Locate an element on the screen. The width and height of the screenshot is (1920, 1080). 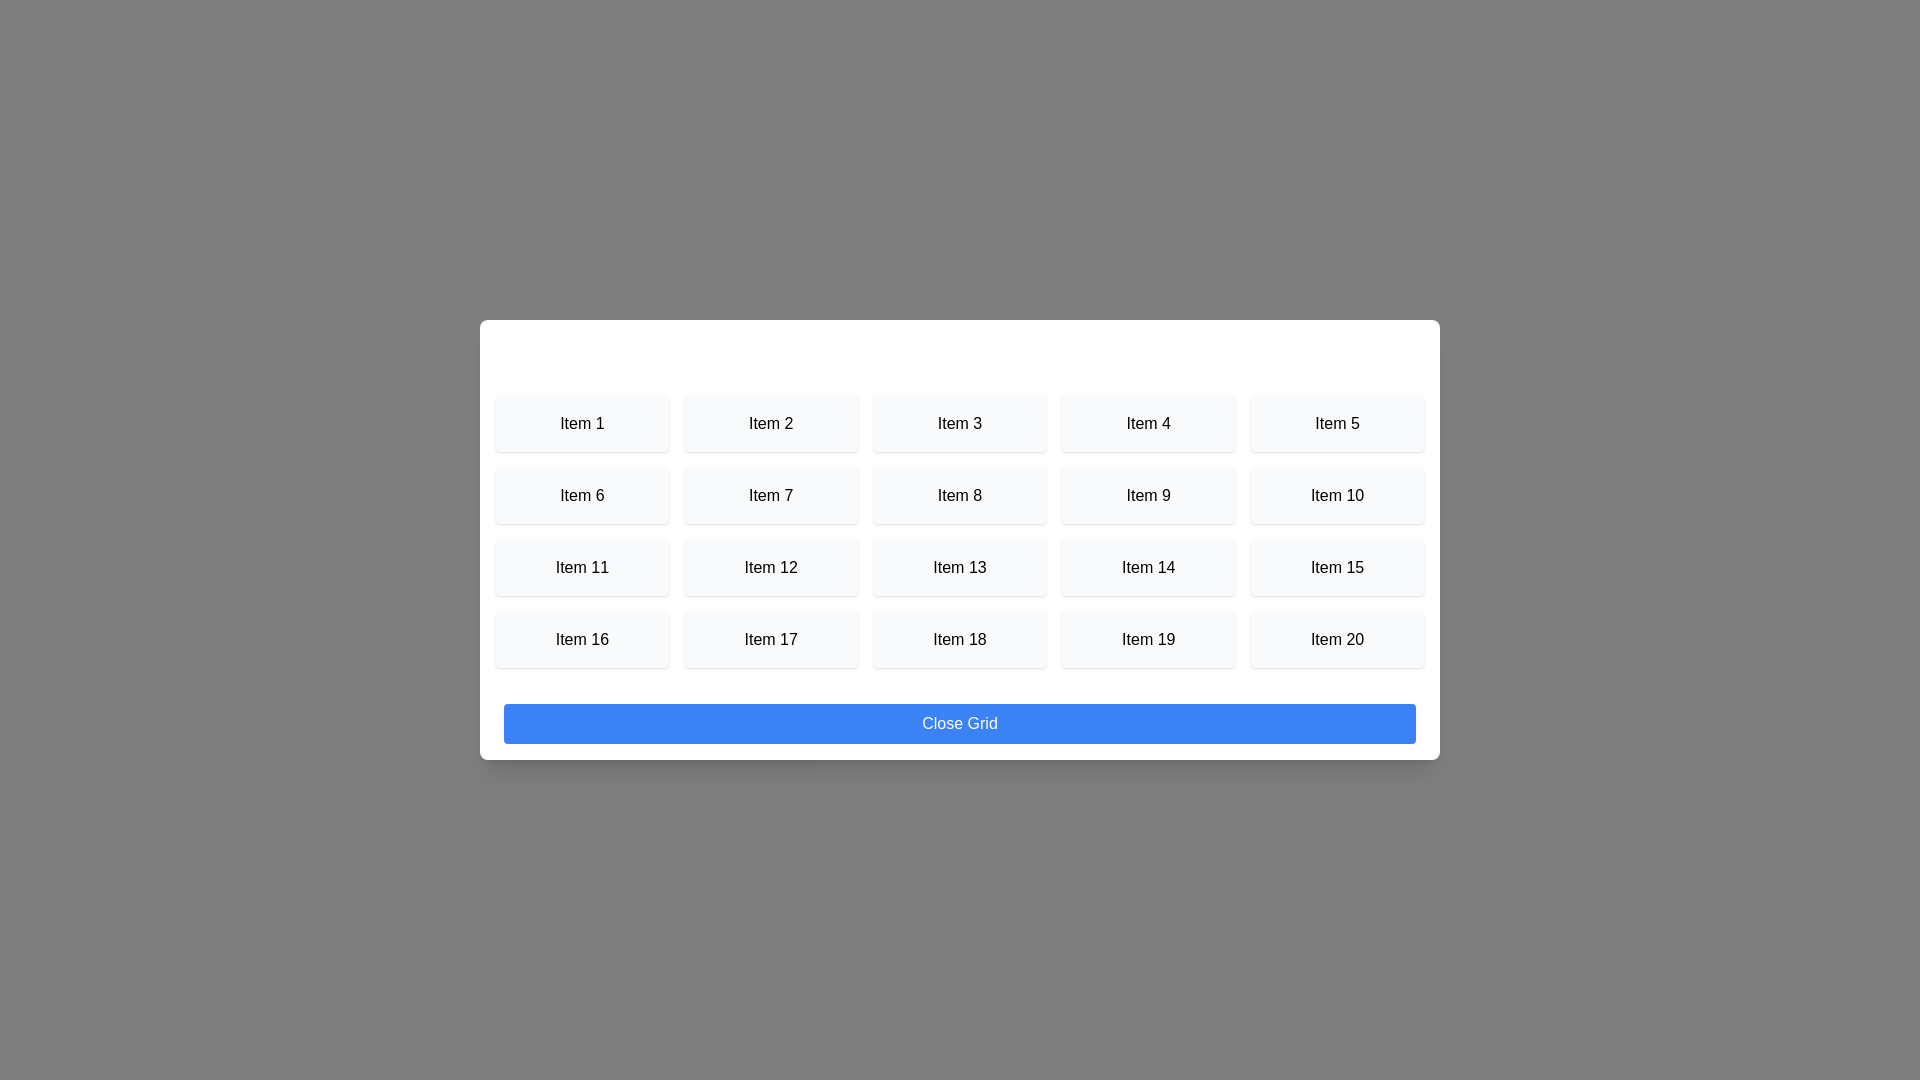
the close button in the top-right corner of the dialog is located at coordinates (1391, 349).